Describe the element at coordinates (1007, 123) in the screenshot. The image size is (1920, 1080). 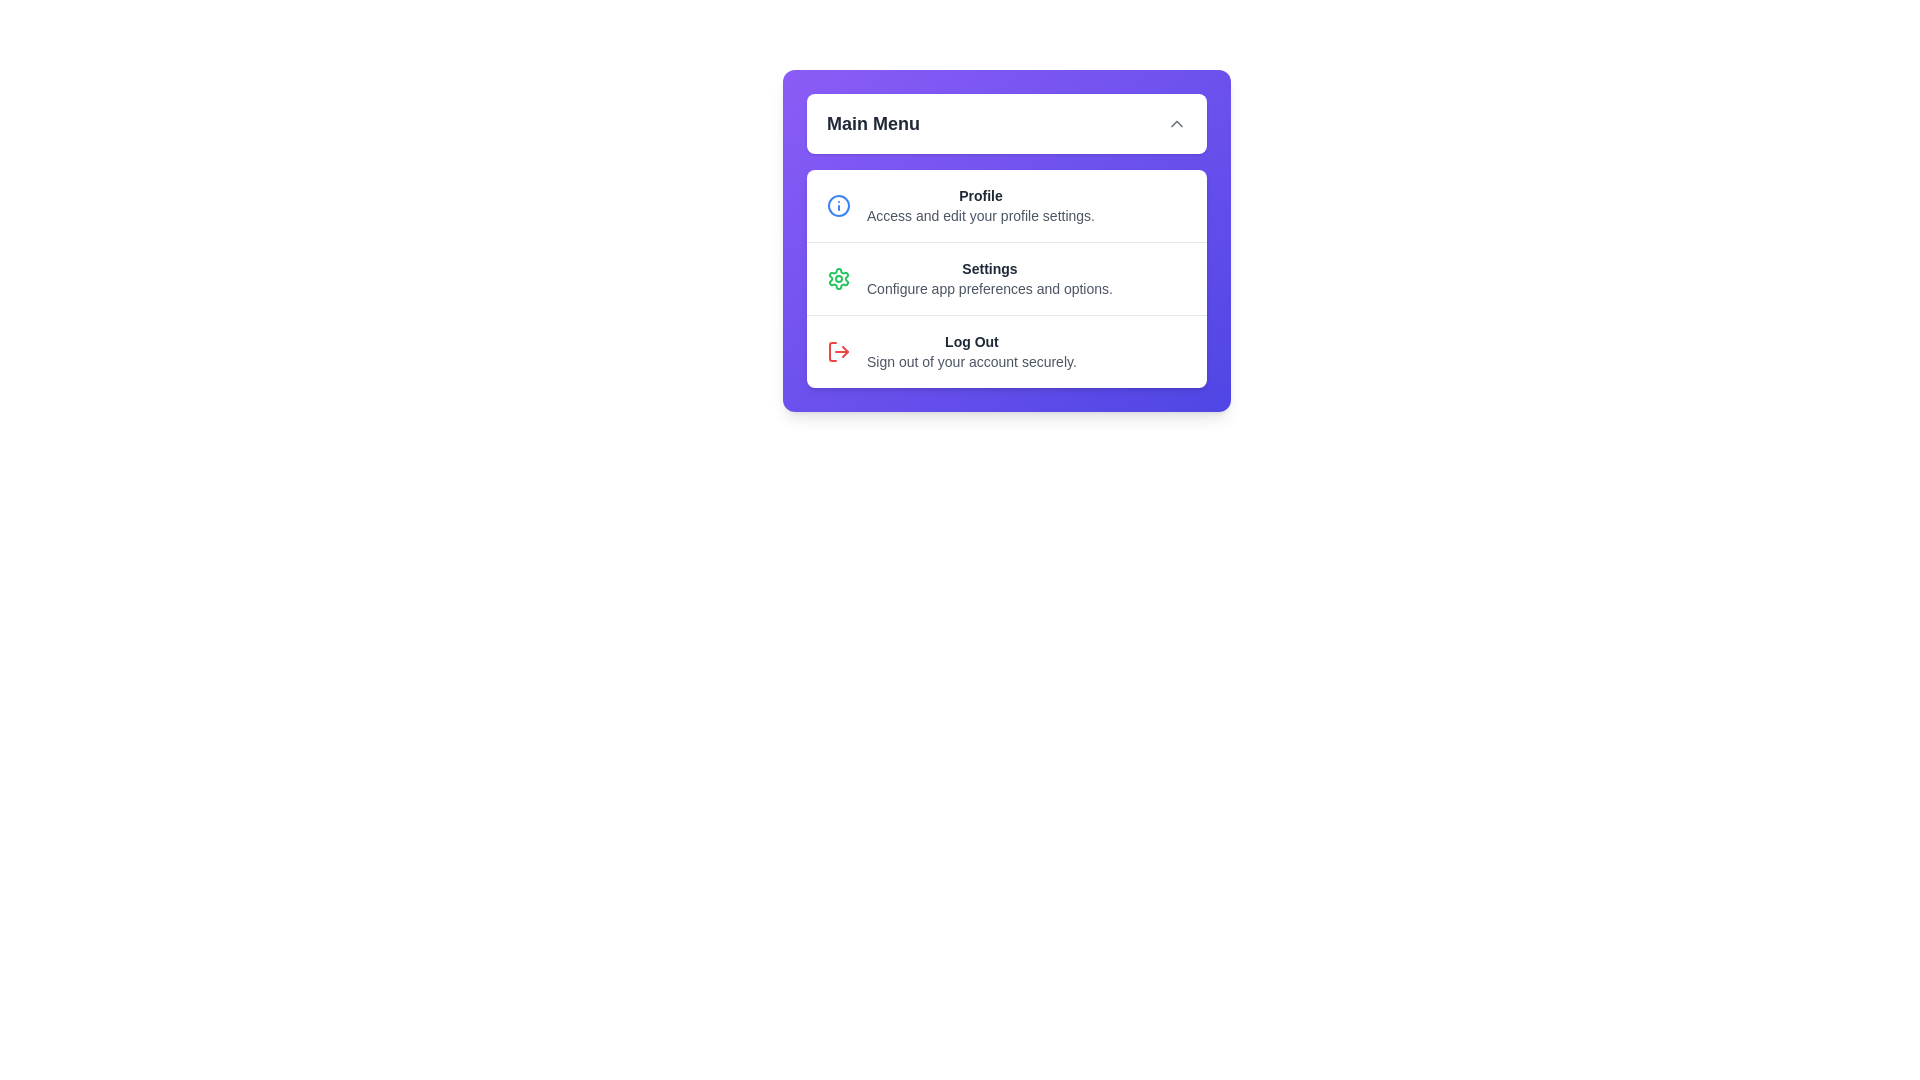
I see `the main menu button to toggle the menu visibility` at that location.